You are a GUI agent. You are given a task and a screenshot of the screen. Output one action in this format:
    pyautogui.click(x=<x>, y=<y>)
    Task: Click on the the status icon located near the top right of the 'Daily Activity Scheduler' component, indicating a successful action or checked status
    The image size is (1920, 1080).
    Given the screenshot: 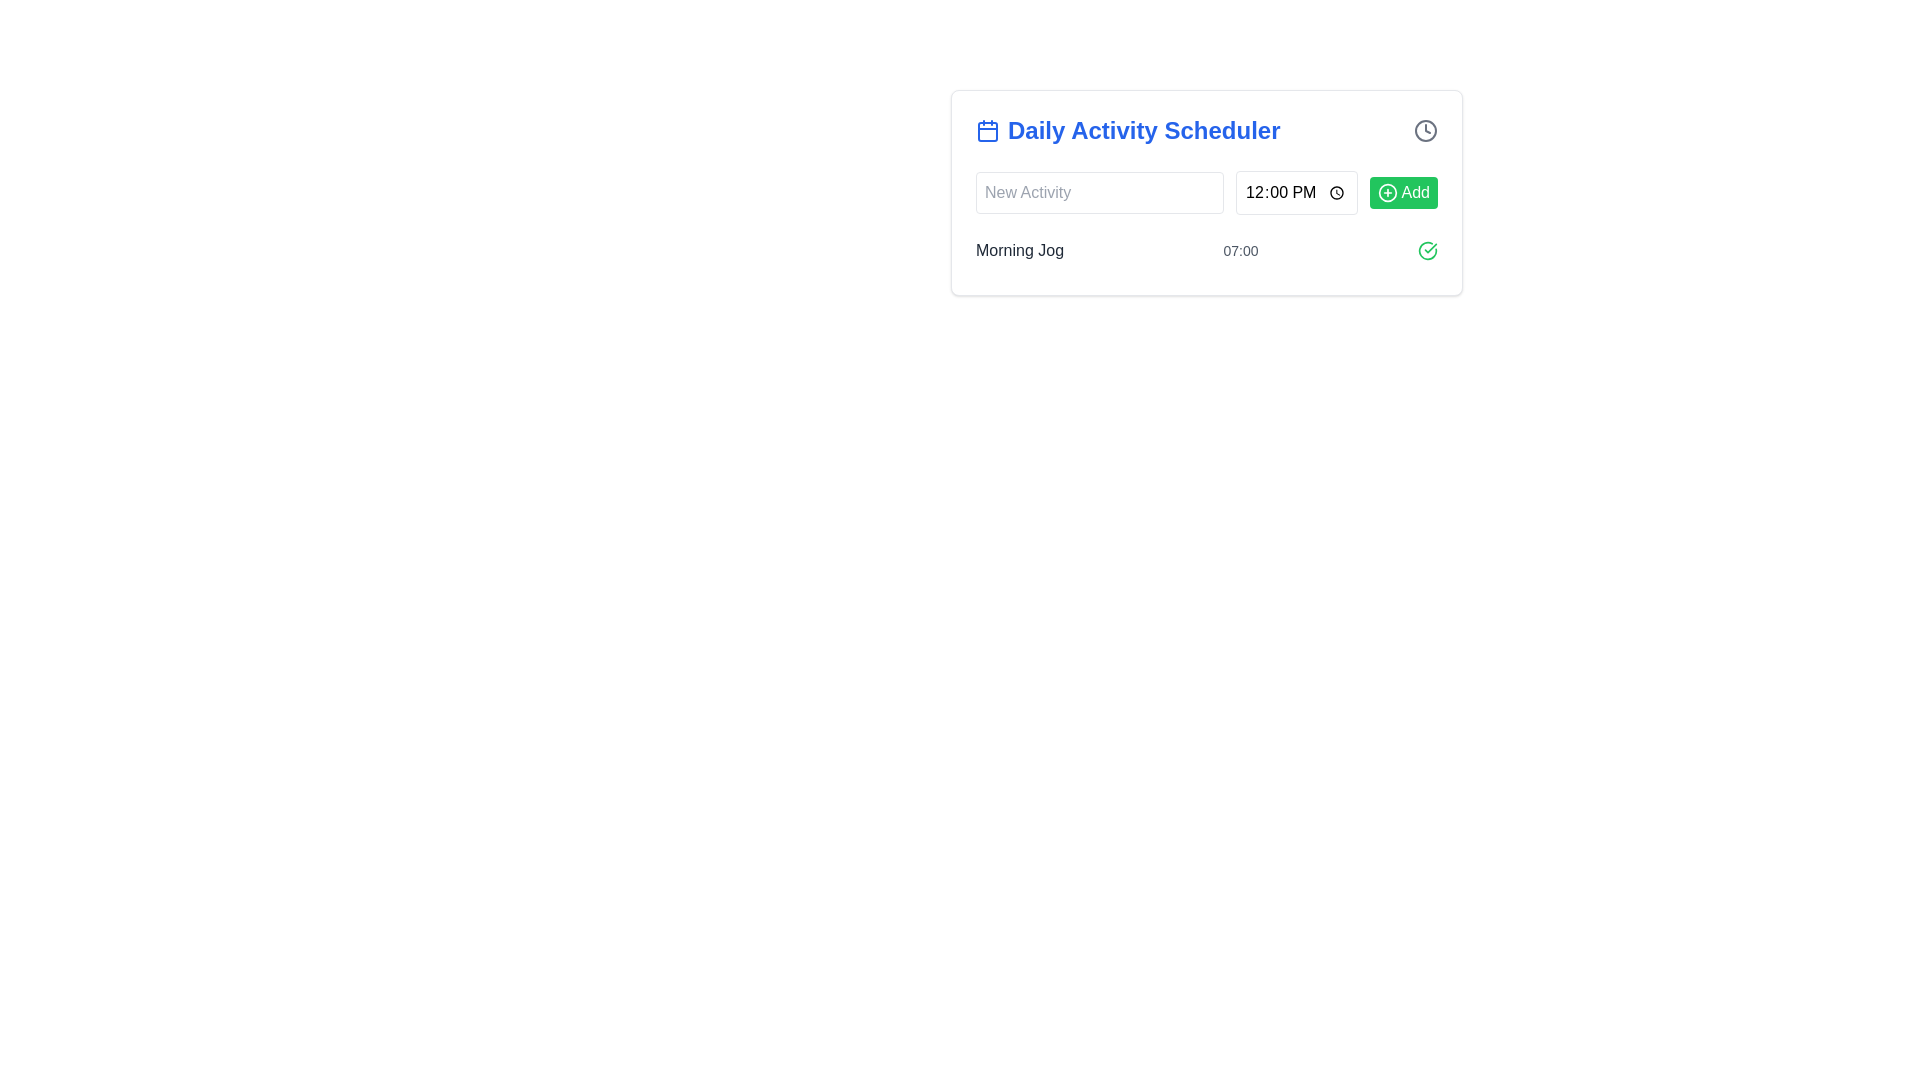 What is the action you would take?
    pyautogui.click(x=1427, y=249)
    